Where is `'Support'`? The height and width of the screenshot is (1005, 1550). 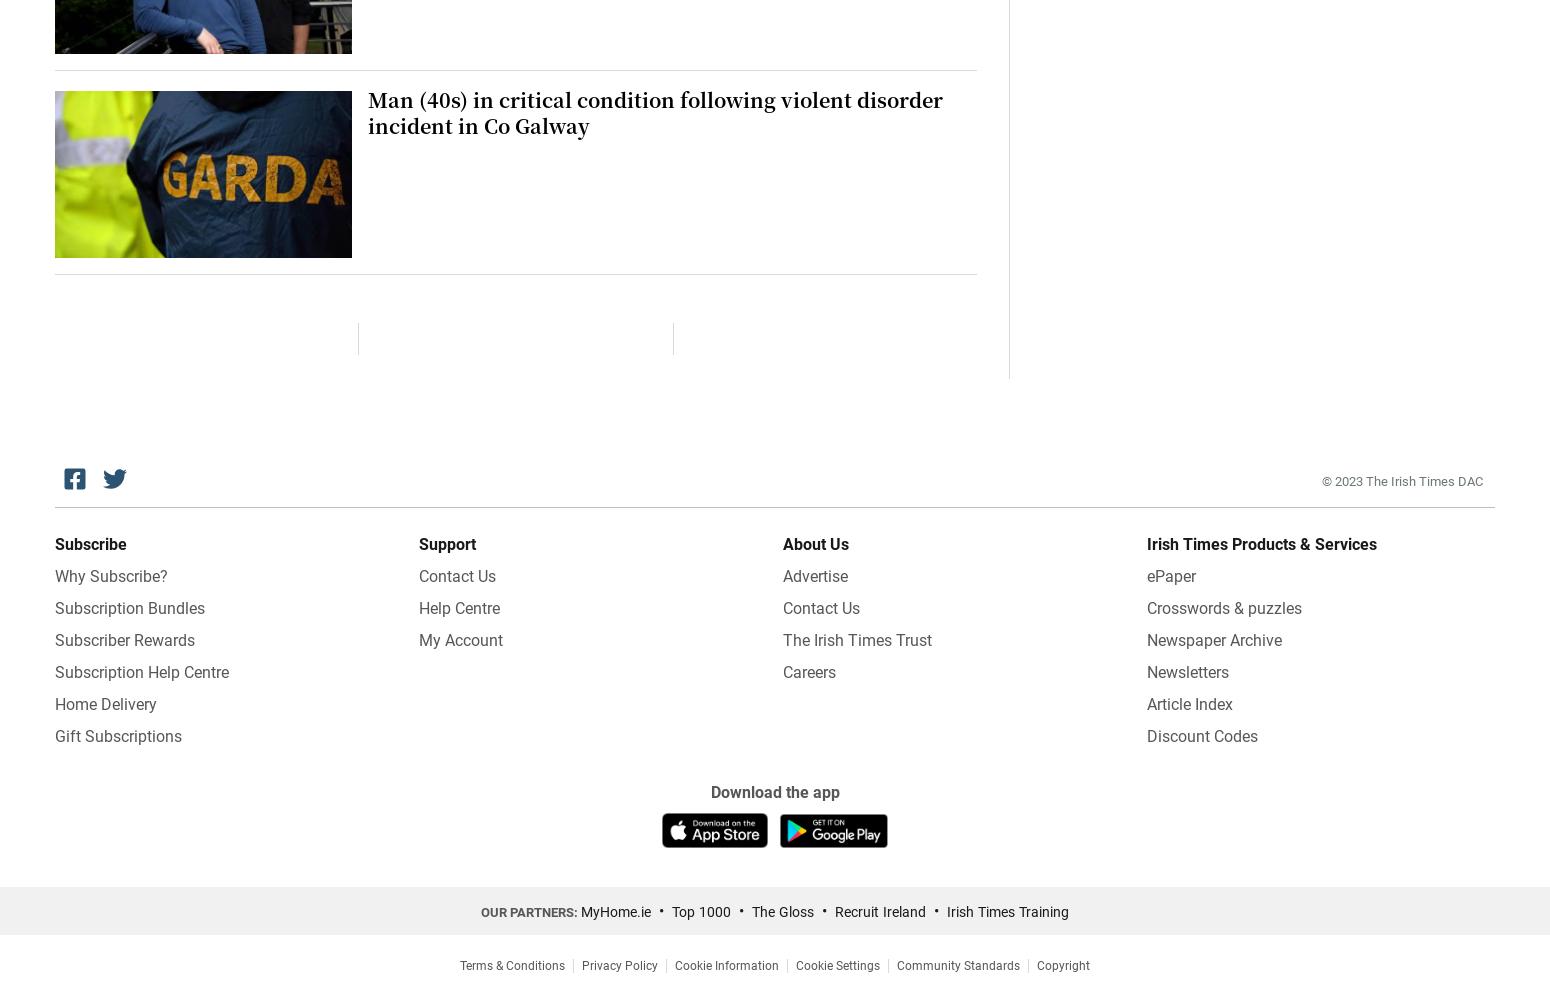 'Support' is located at coordinates (447, 543).